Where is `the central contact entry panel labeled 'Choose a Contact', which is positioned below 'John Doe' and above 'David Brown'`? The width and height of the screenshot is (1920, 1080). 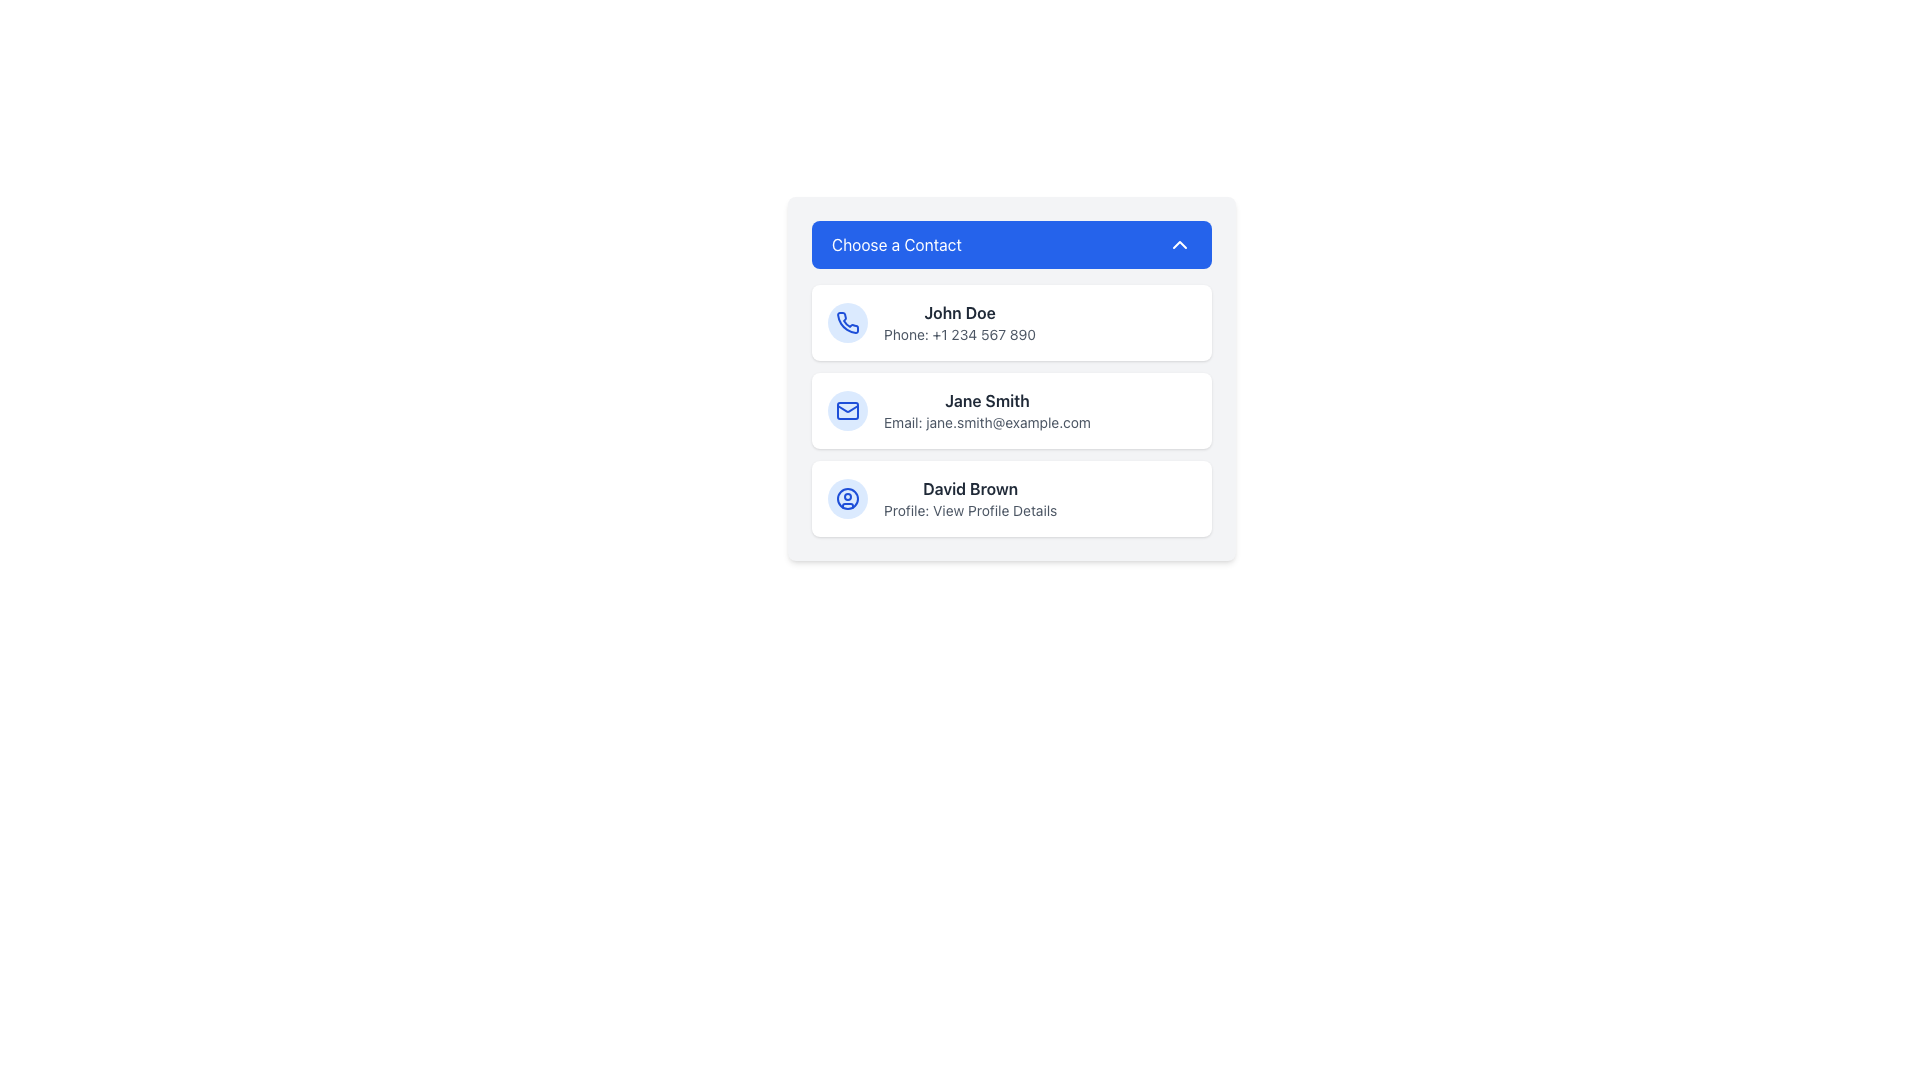 the central contact entry panel labeled 'Choose a Contact', which is positioned below 'John Doe' and above 'David Brown' is located at coordinates (1012, 410).